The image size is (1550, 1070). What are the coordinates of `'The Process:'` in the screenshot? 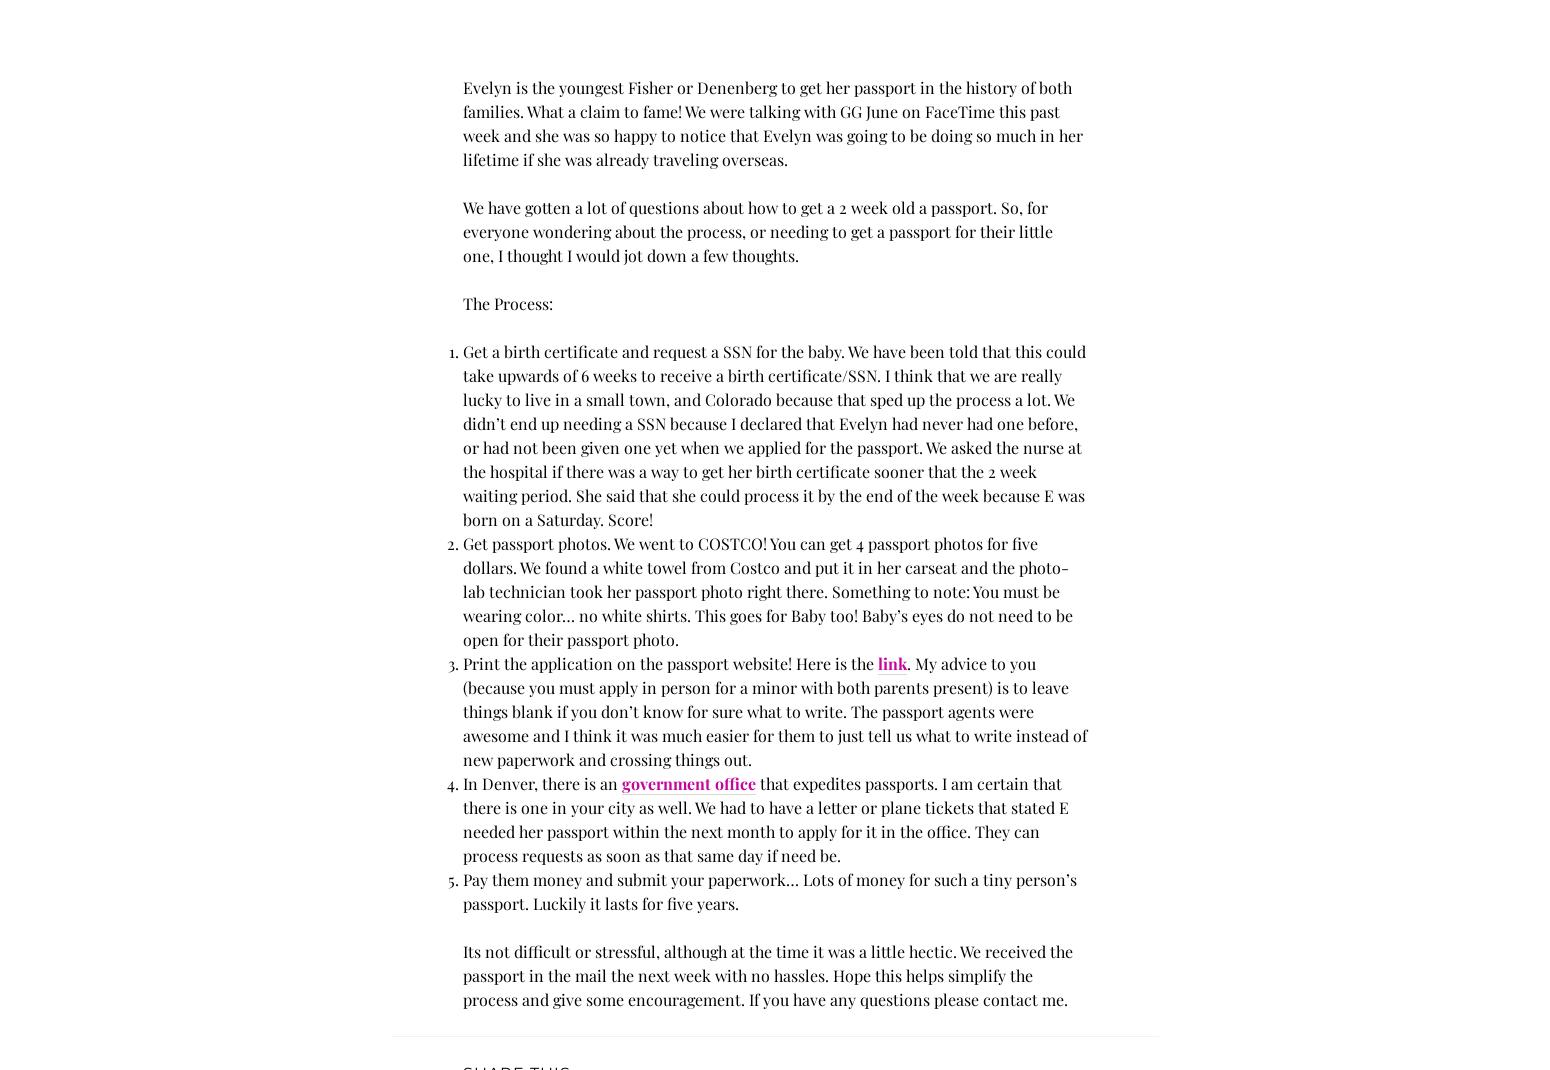 It's located at (506, 303).